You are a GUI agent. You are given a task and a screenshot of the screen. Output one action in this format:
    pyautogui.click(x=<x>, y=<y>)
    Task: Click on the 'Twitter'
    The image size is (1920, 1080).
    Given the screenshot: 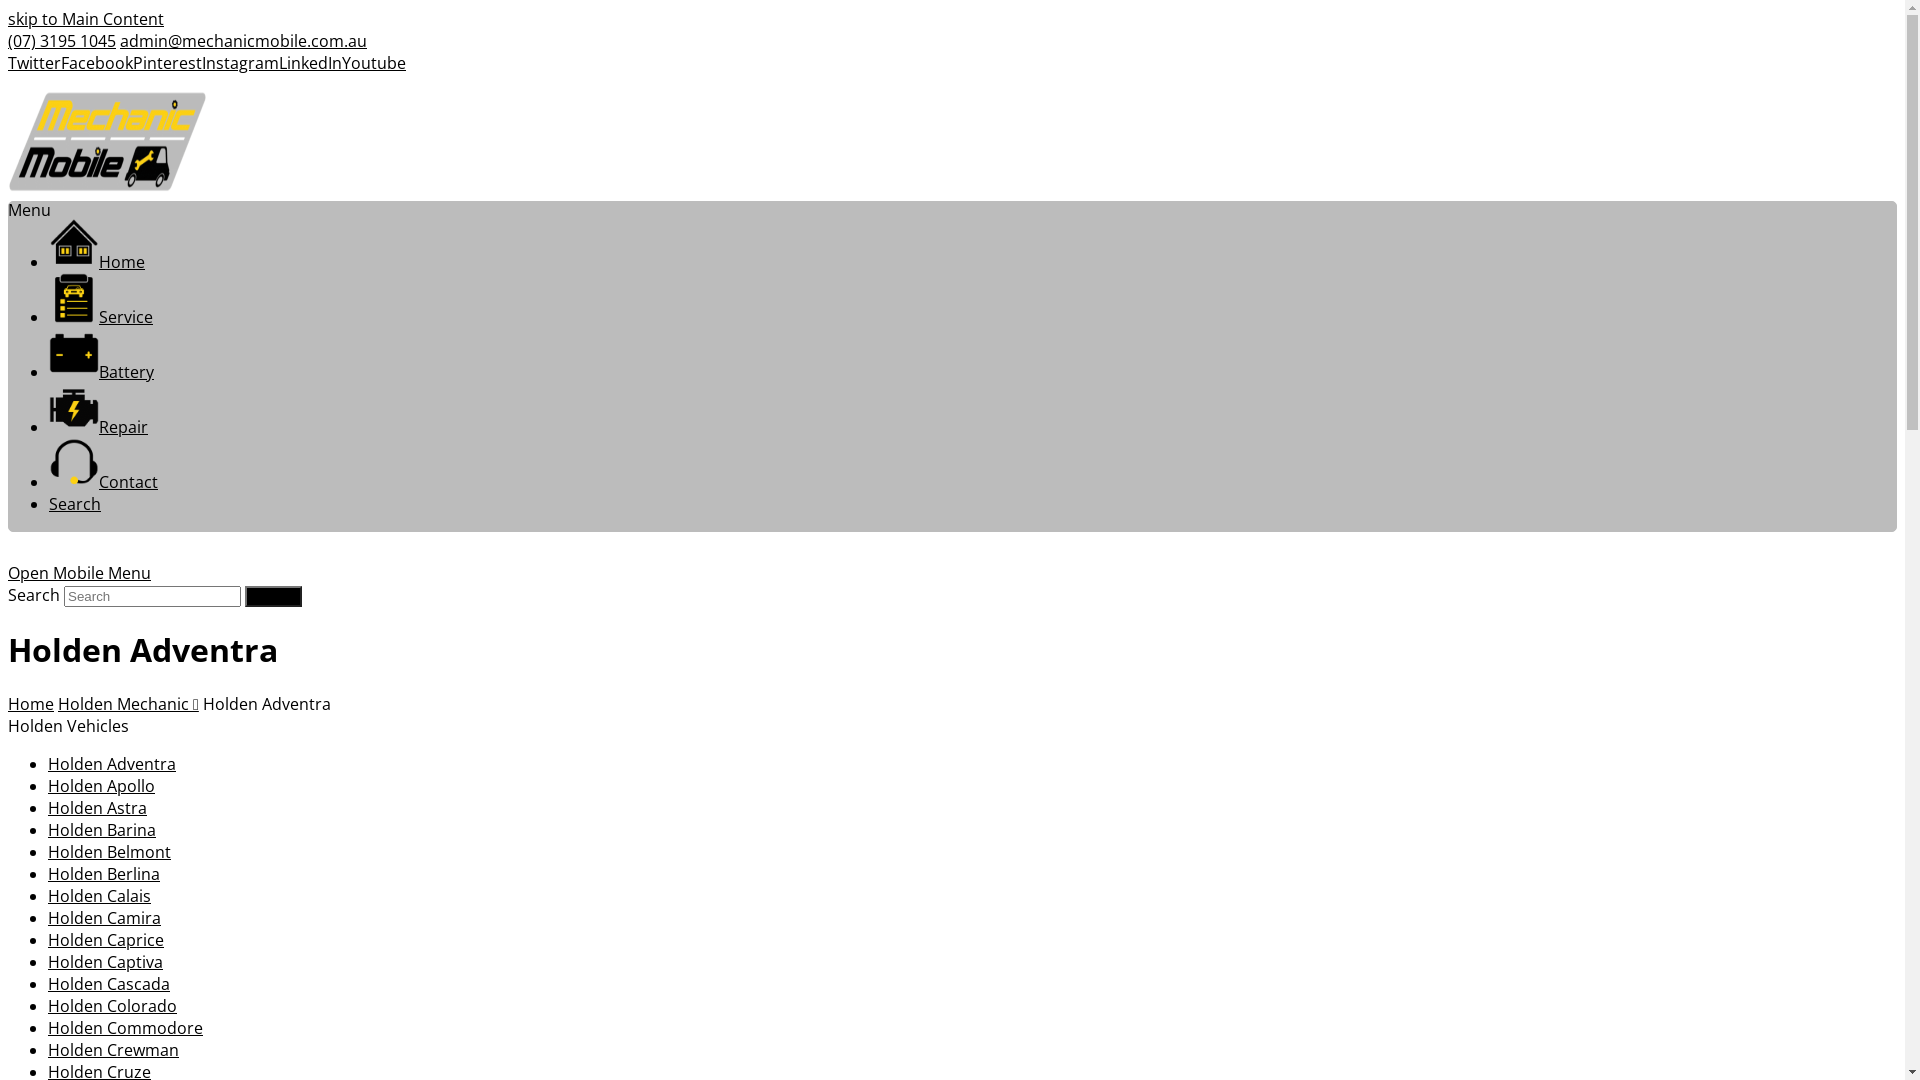 What is the action you would take?
    pyautogui.click(x=34, y=61)
    